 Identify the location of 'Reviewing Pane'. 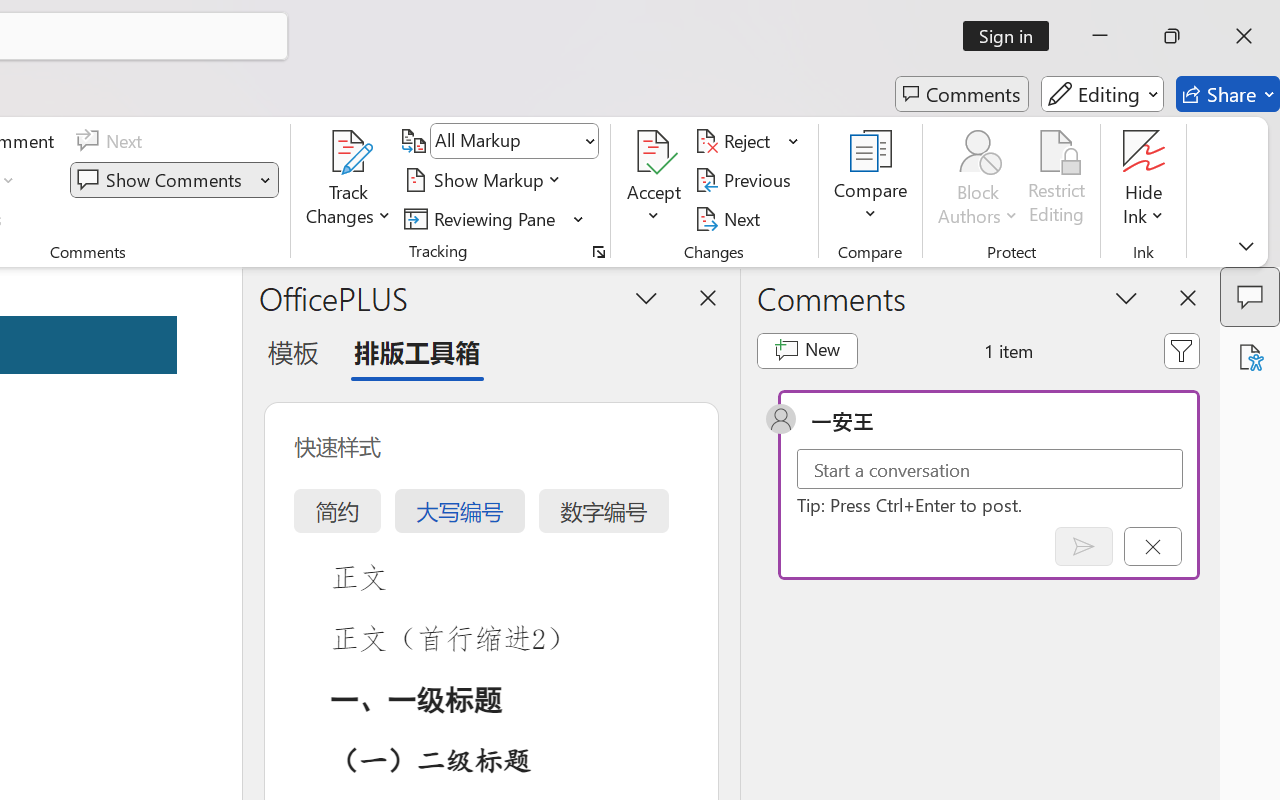
(494, 218).